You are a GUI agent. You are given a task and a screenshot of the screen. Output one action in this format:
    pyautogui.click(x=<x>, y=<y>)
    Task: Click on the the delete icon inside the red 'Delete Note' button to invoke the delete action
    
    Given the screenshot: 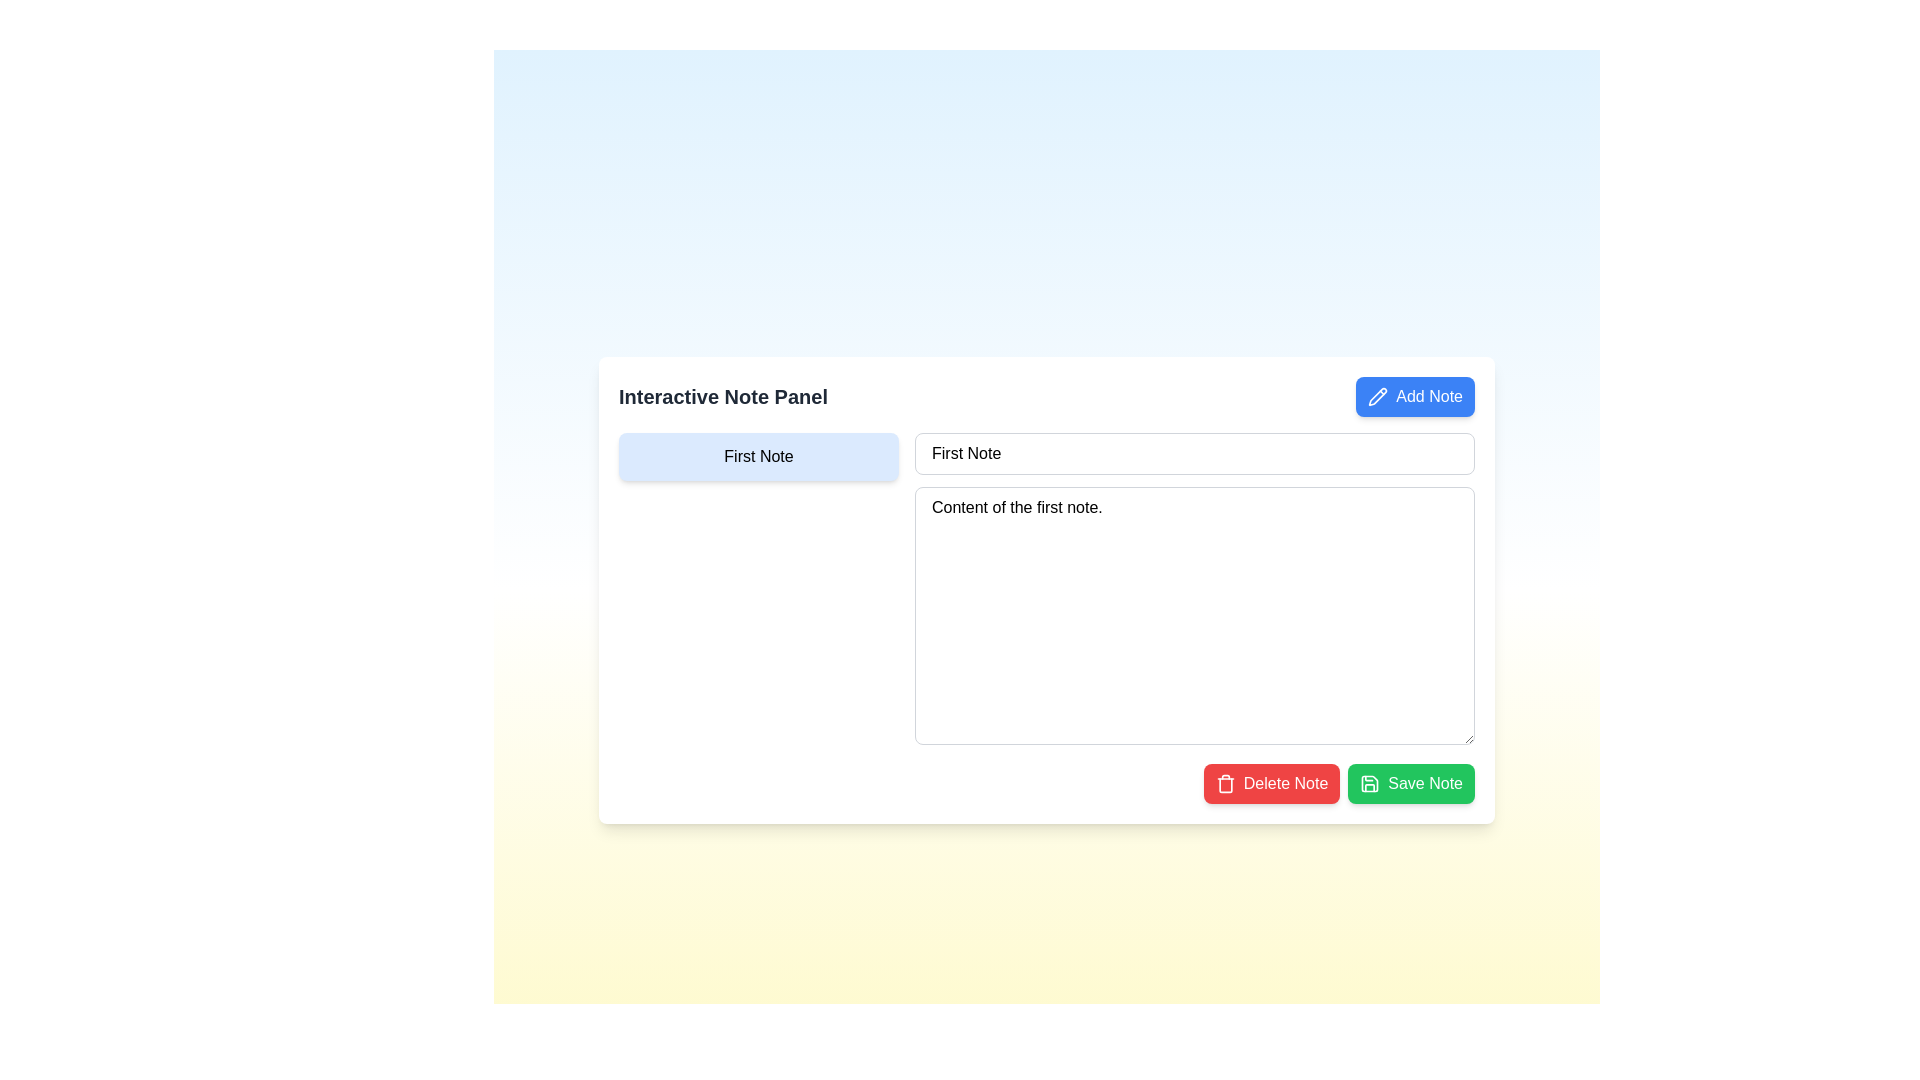 What is the action you would take?
    pyautogui.click(x=1224, y=782)
    